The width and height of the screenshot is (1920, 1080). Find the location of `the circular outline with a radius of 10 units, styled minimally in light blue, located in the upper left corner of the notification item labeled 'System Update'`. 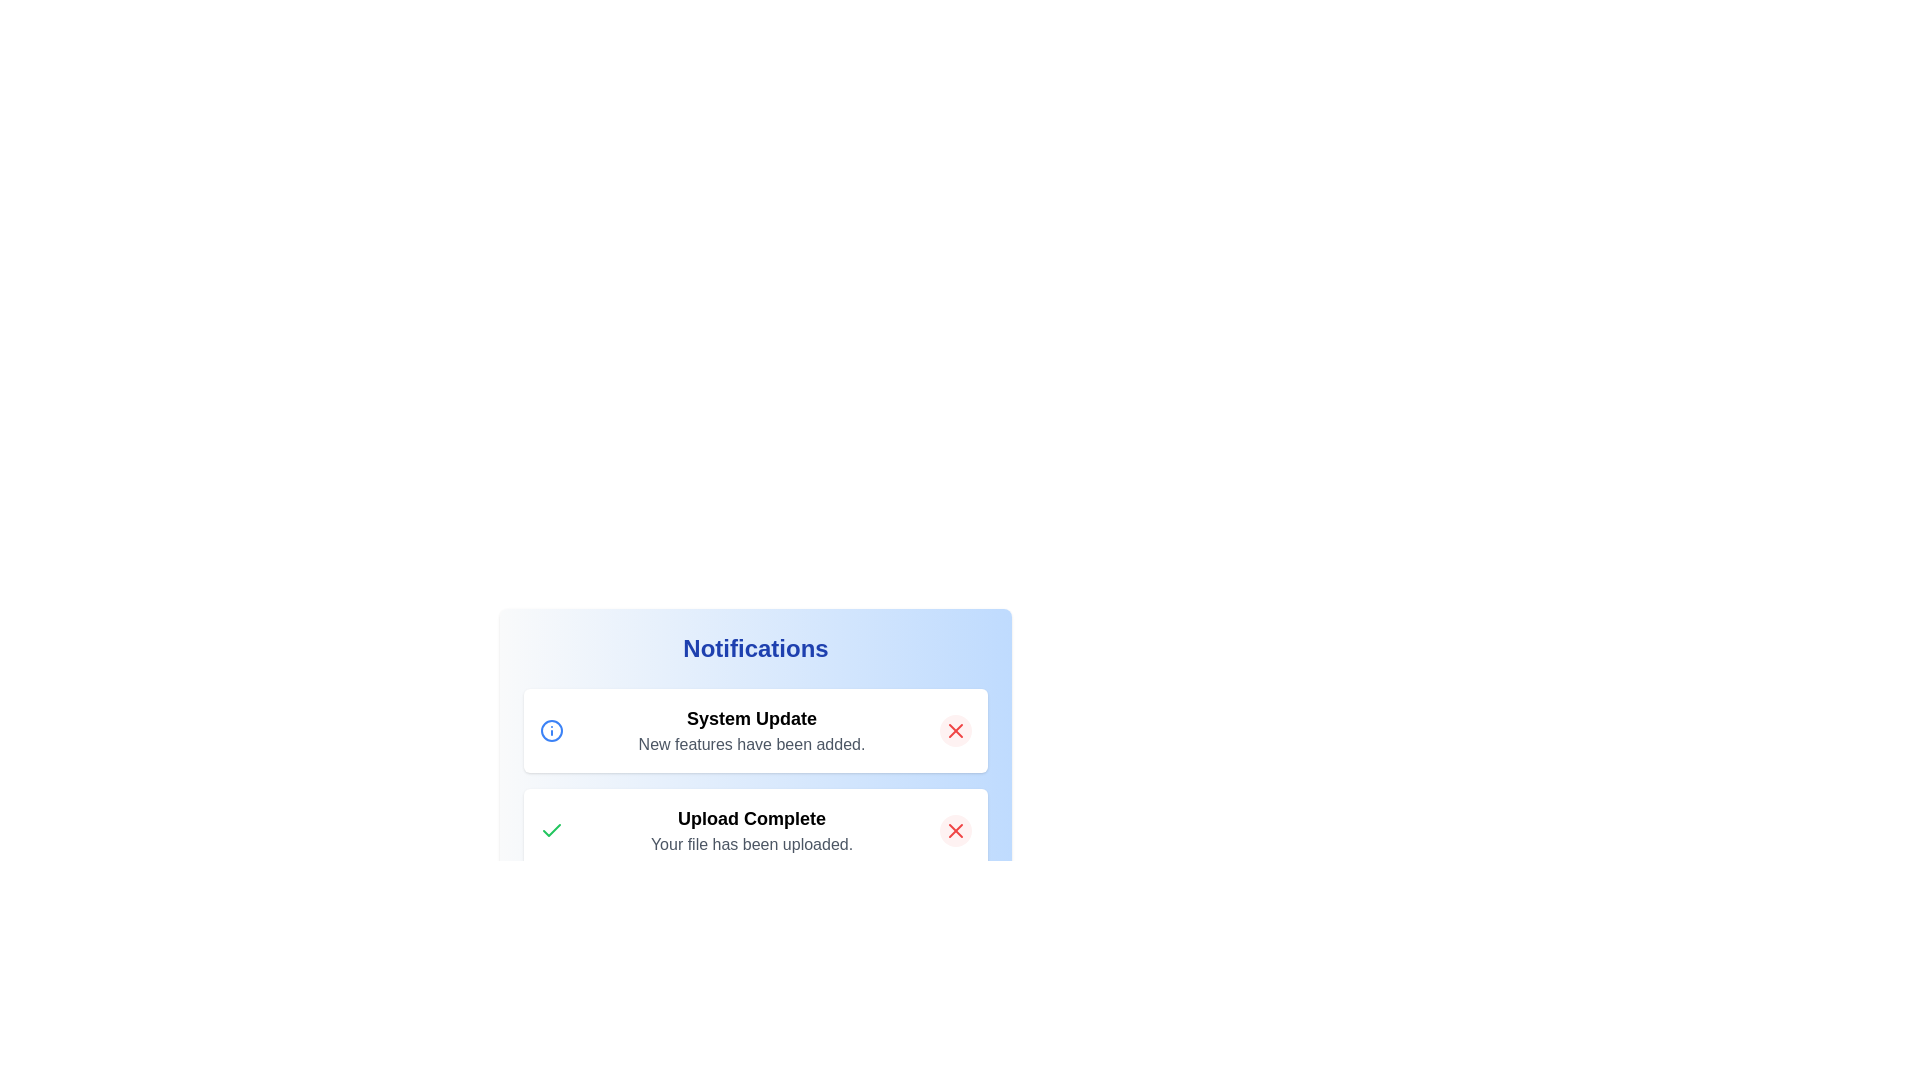

the circular outline with a radius of 10 units, styled minimally in light blue, located in the upper left corner of the notification item labeled 'System Update' is located at coordinates (552, 731).